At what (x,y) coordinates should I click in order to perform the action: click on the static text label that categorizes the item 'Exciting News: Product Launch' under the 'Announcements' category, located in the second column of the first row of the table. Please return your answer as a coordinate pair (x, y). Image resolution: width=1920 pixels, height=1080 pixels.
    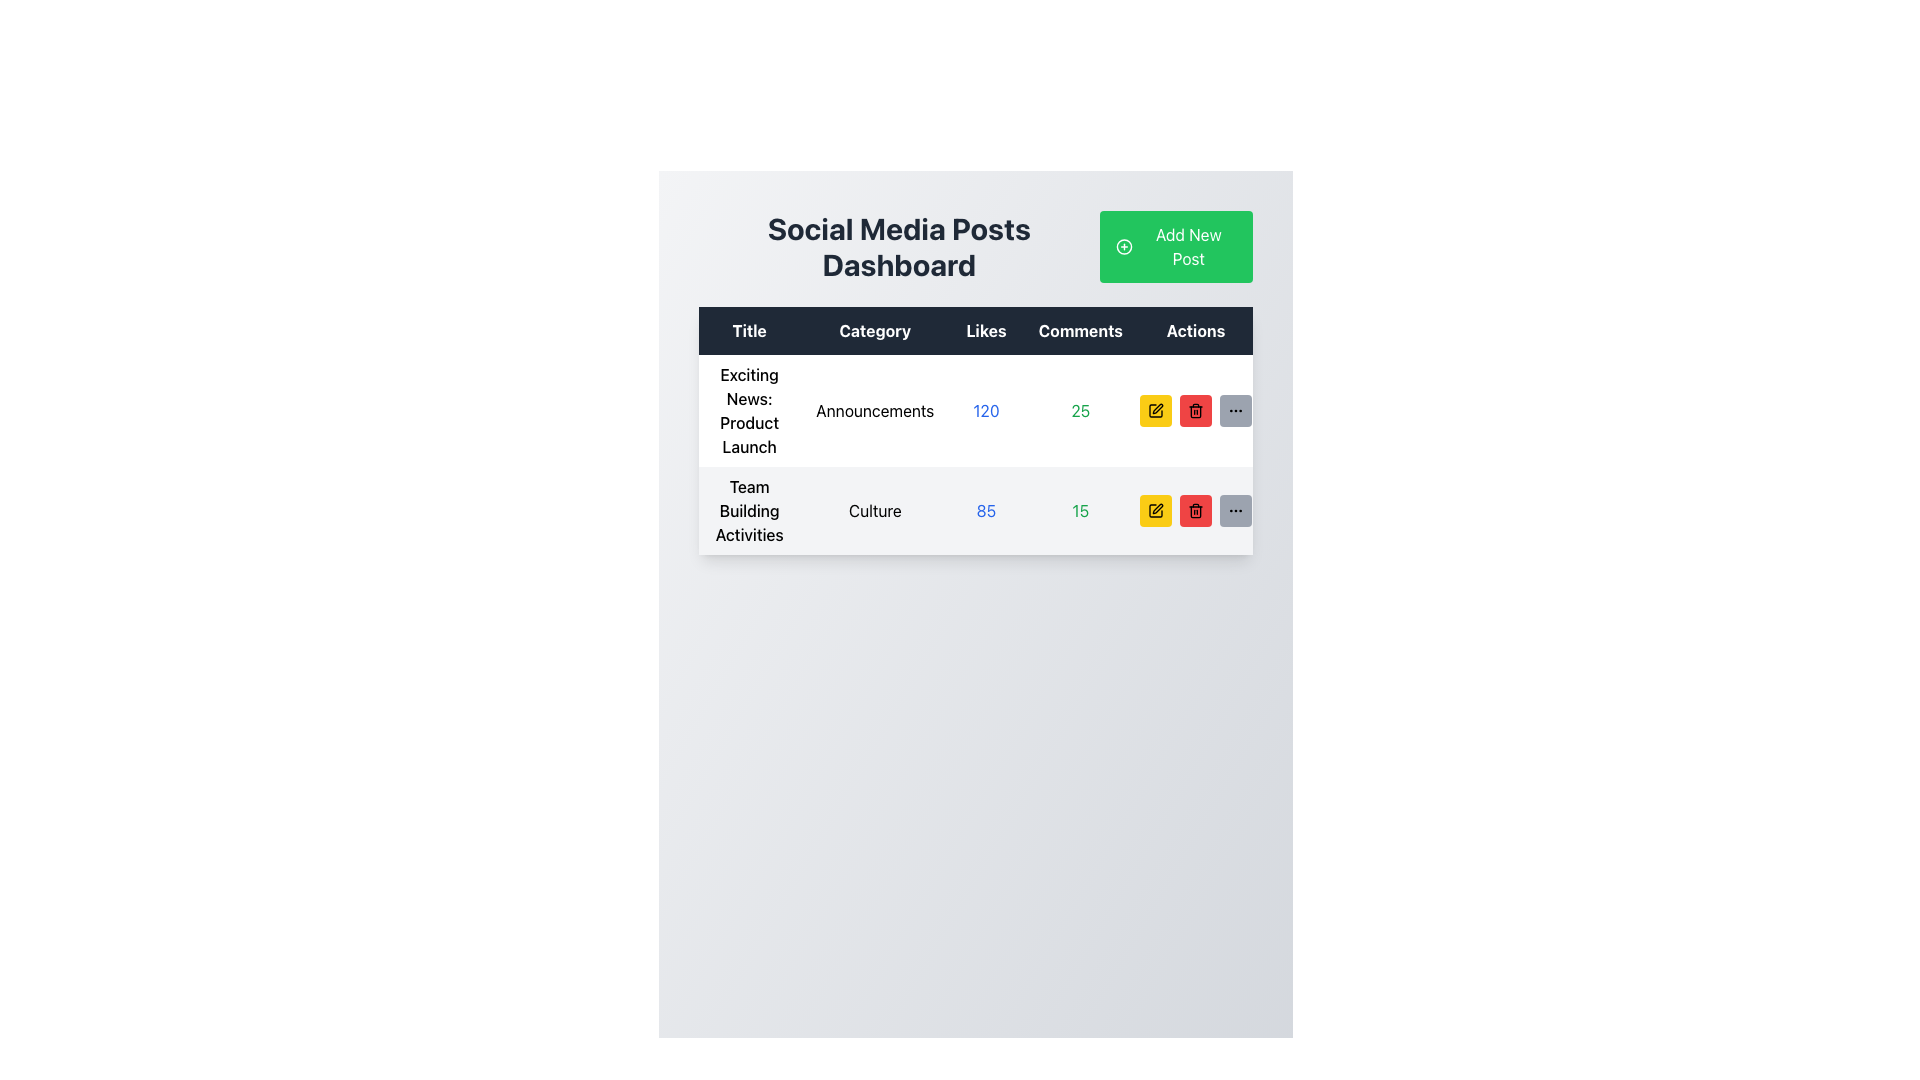
    Looking at the image, I should click on (875, 410).